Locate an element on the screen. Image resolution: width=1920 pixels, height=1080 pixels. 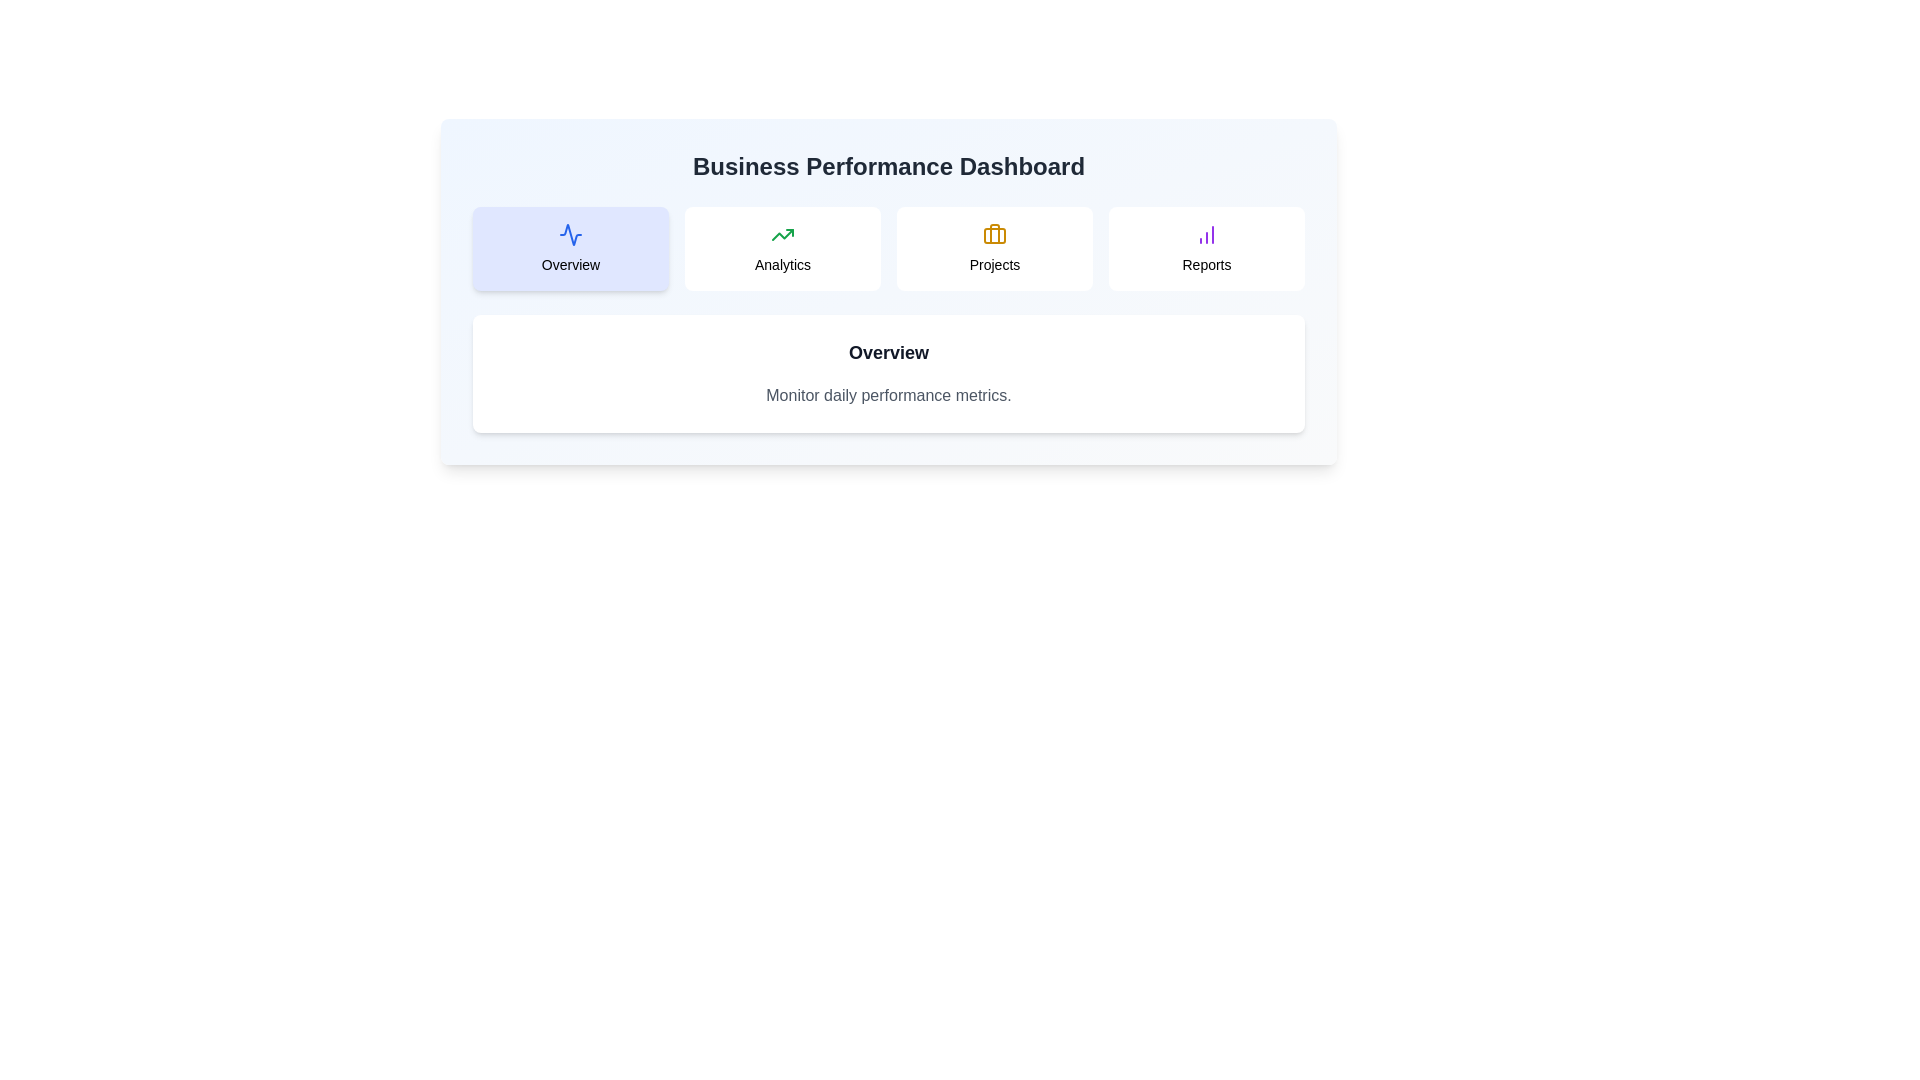
the tab corresponding to Projects to display hover feedback is located at coordinates (994, 248).